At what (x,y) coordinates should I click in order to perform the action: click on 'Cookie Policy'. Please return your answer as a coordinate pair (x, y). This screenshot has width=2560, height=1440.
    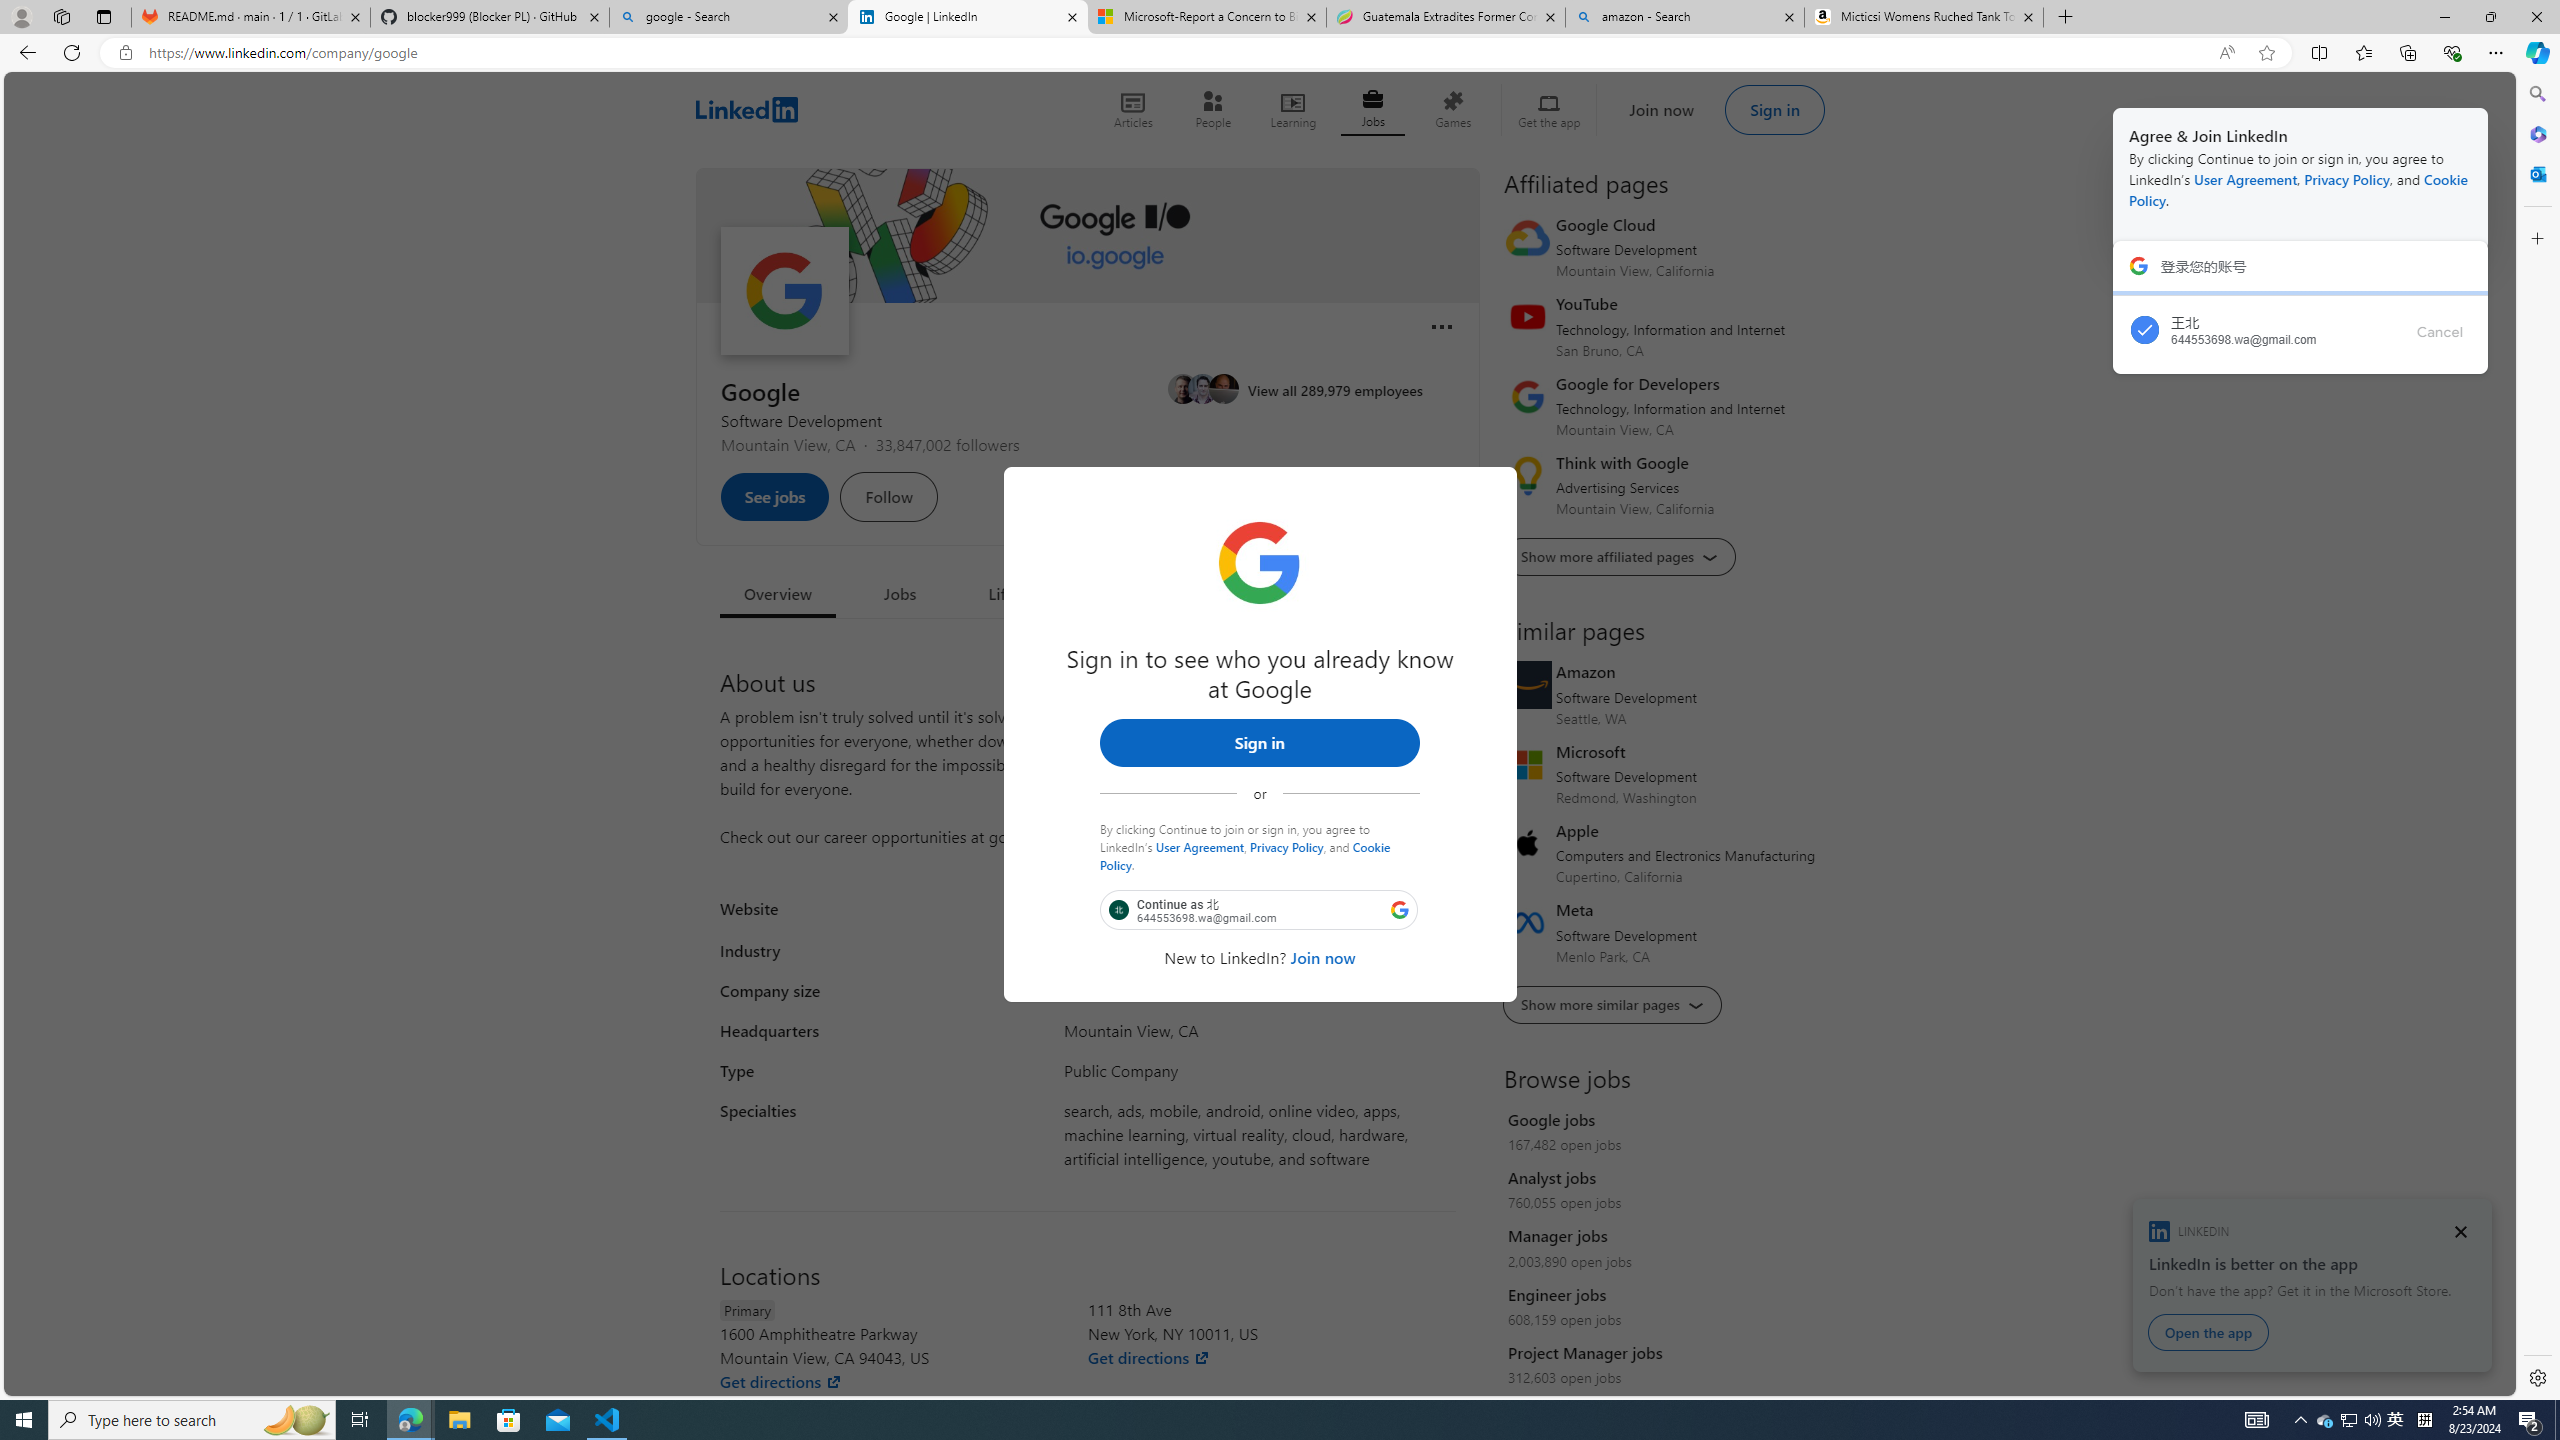
    Looking at the image, I should click on (1244, 854).